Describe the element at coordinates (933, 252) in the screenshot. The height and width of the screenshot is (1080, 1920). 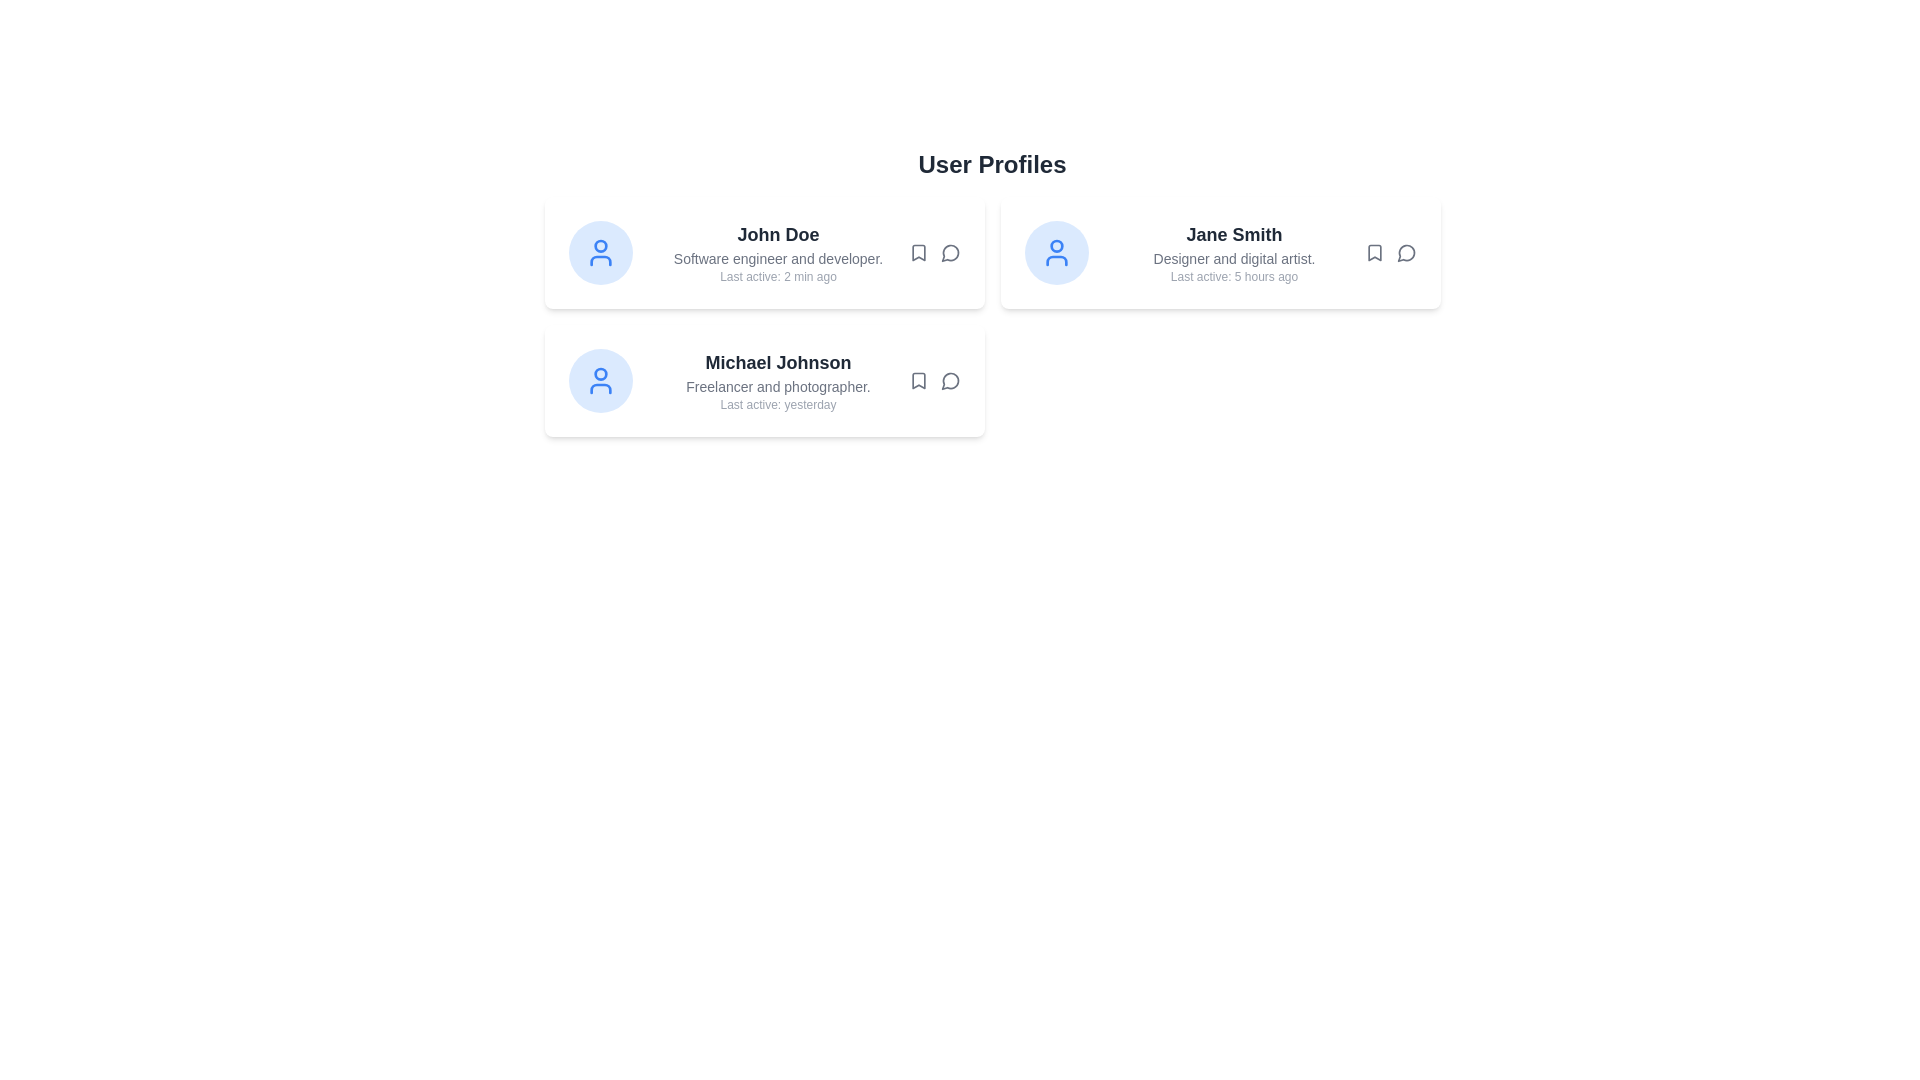
I see `the message icon located in the top-right corner of John Doe's user profile card, adjacent to the textual description` at that location.